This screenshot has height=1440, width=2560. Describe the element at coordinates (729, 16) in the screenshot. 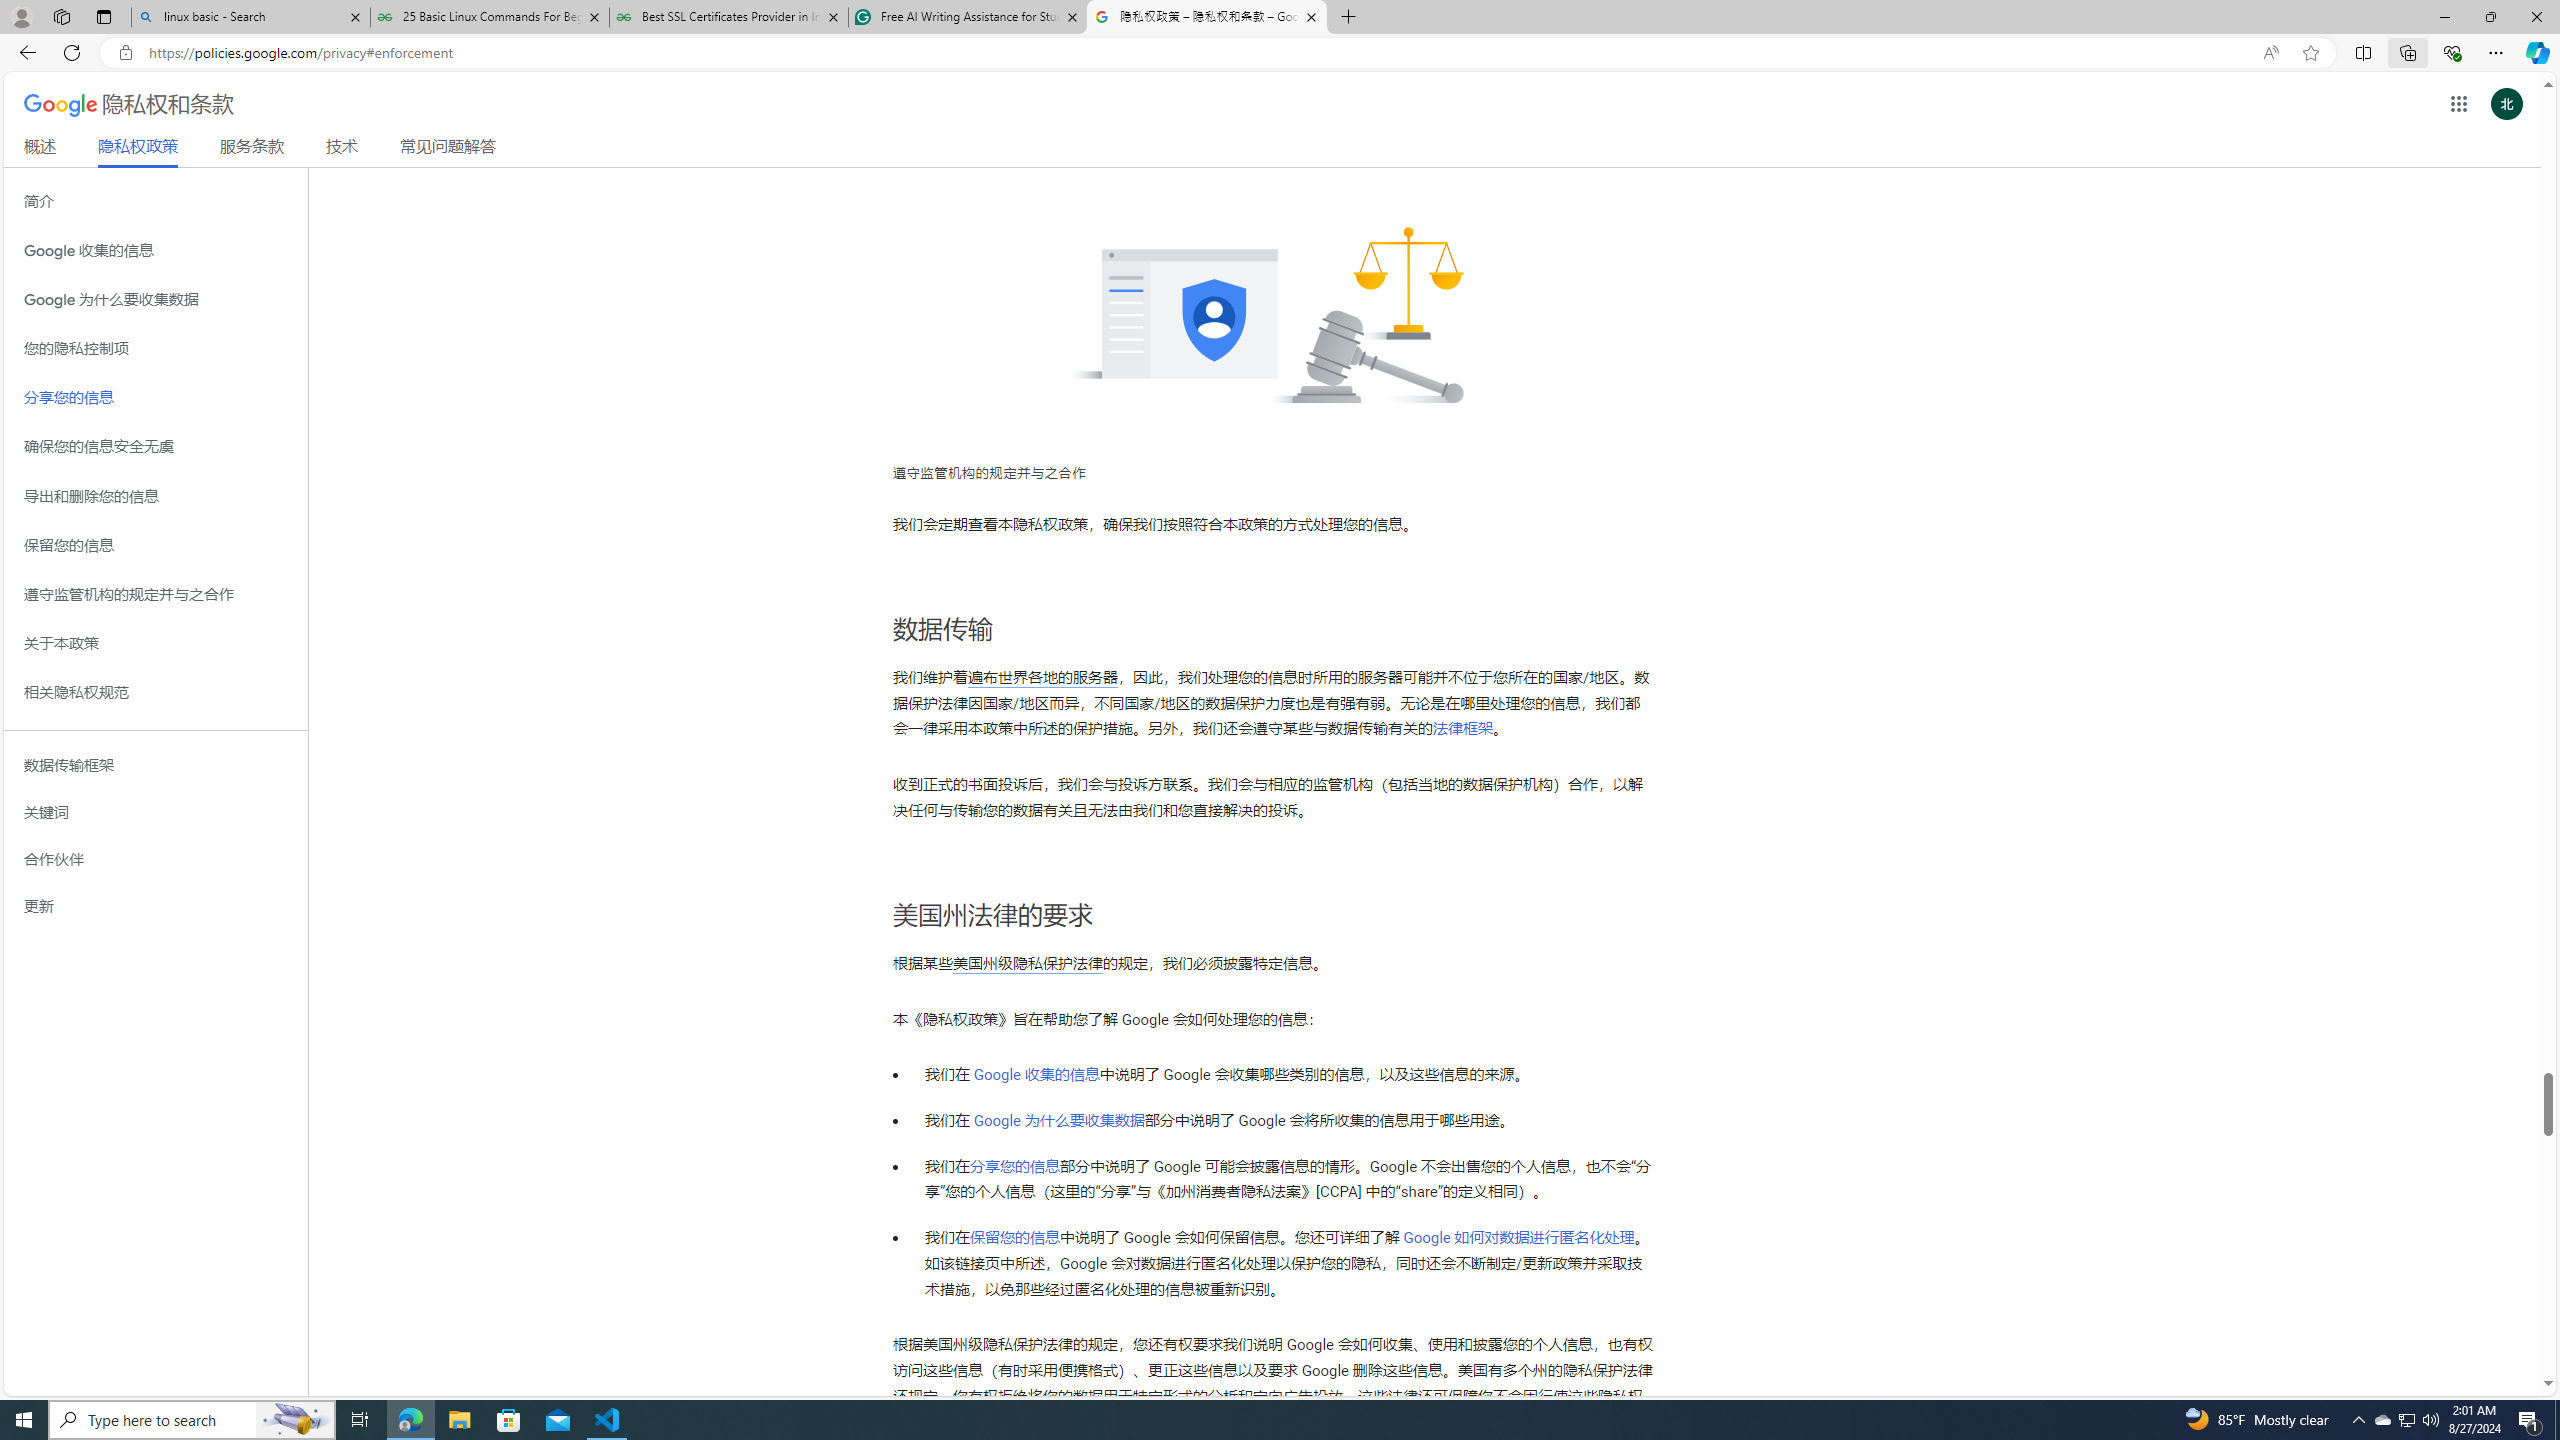

I see `'Best SSL Certificates Provider in India - GeeksforGeeks'` at that location.